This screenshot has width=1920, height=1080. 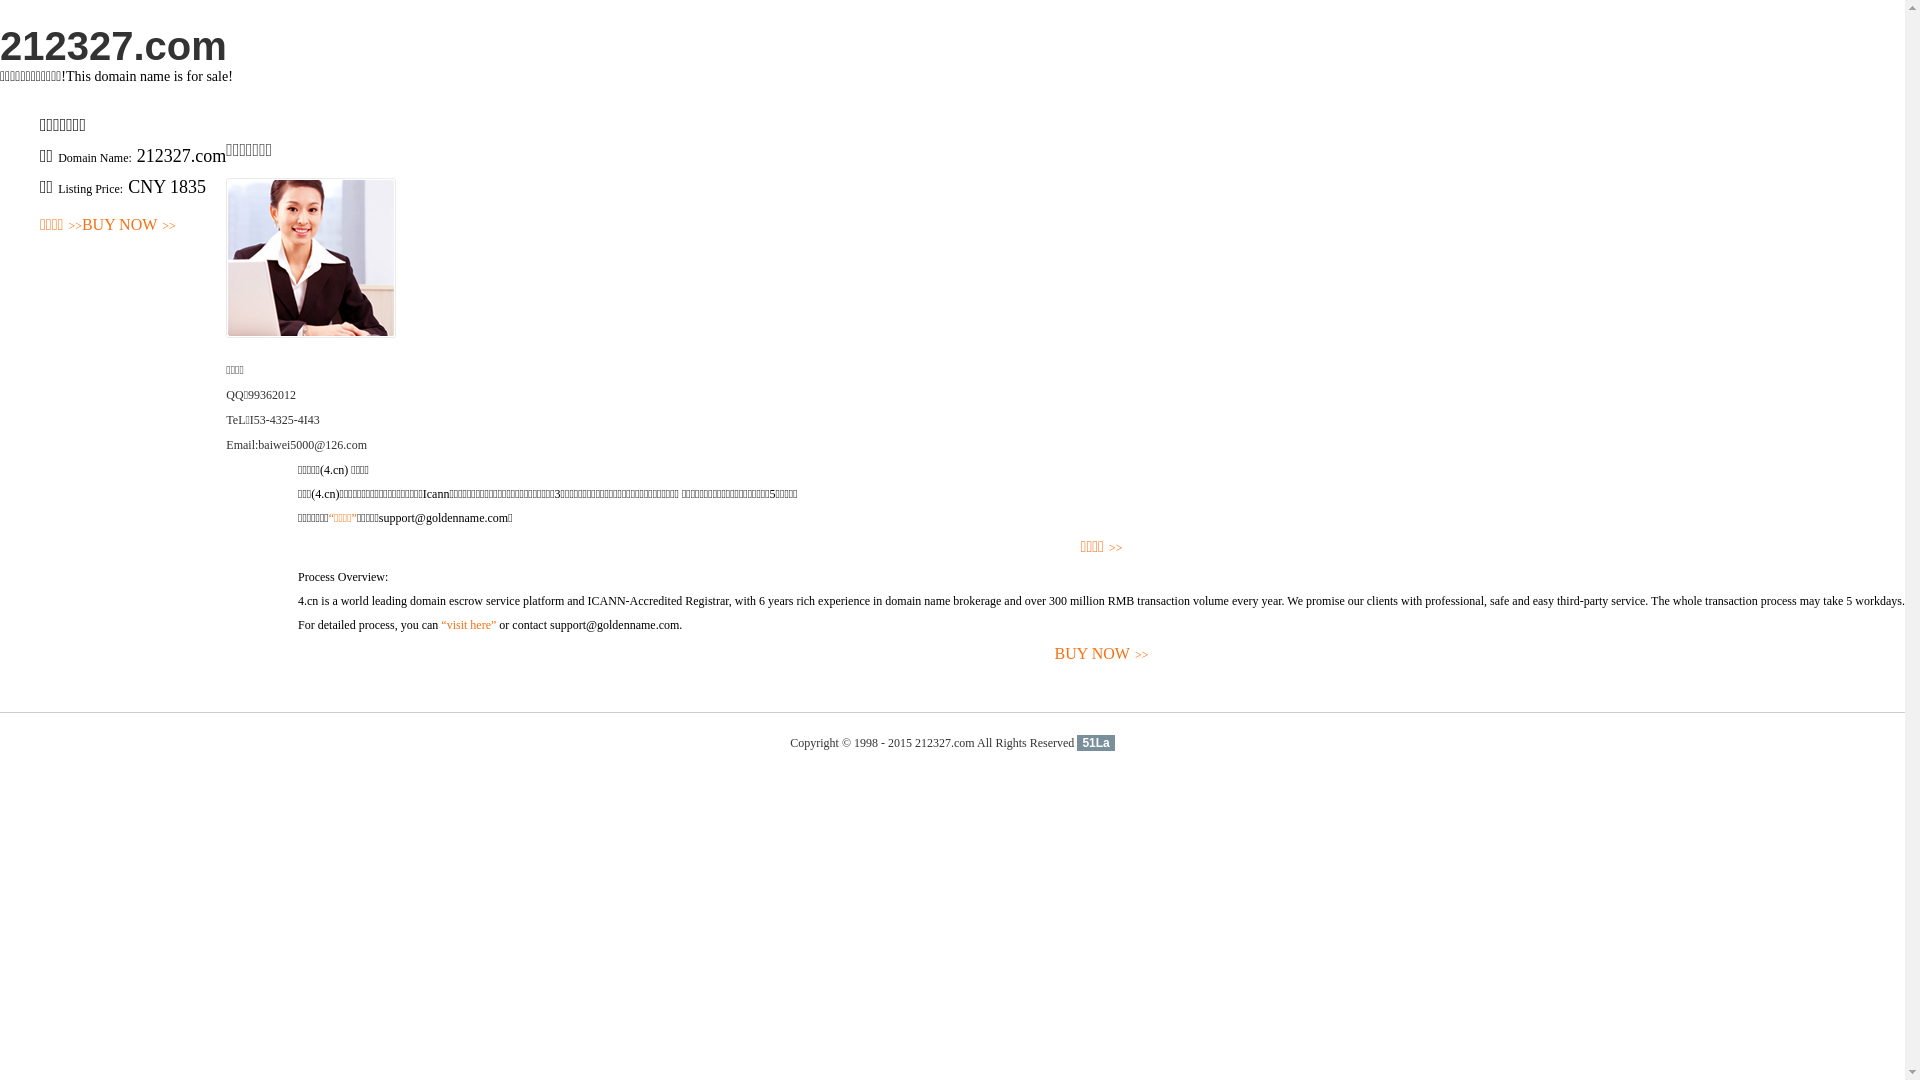 What do you see at coordinates (1075, 743) in the screenshot?
I see `'51La'` at bounding box center [1075, 743].